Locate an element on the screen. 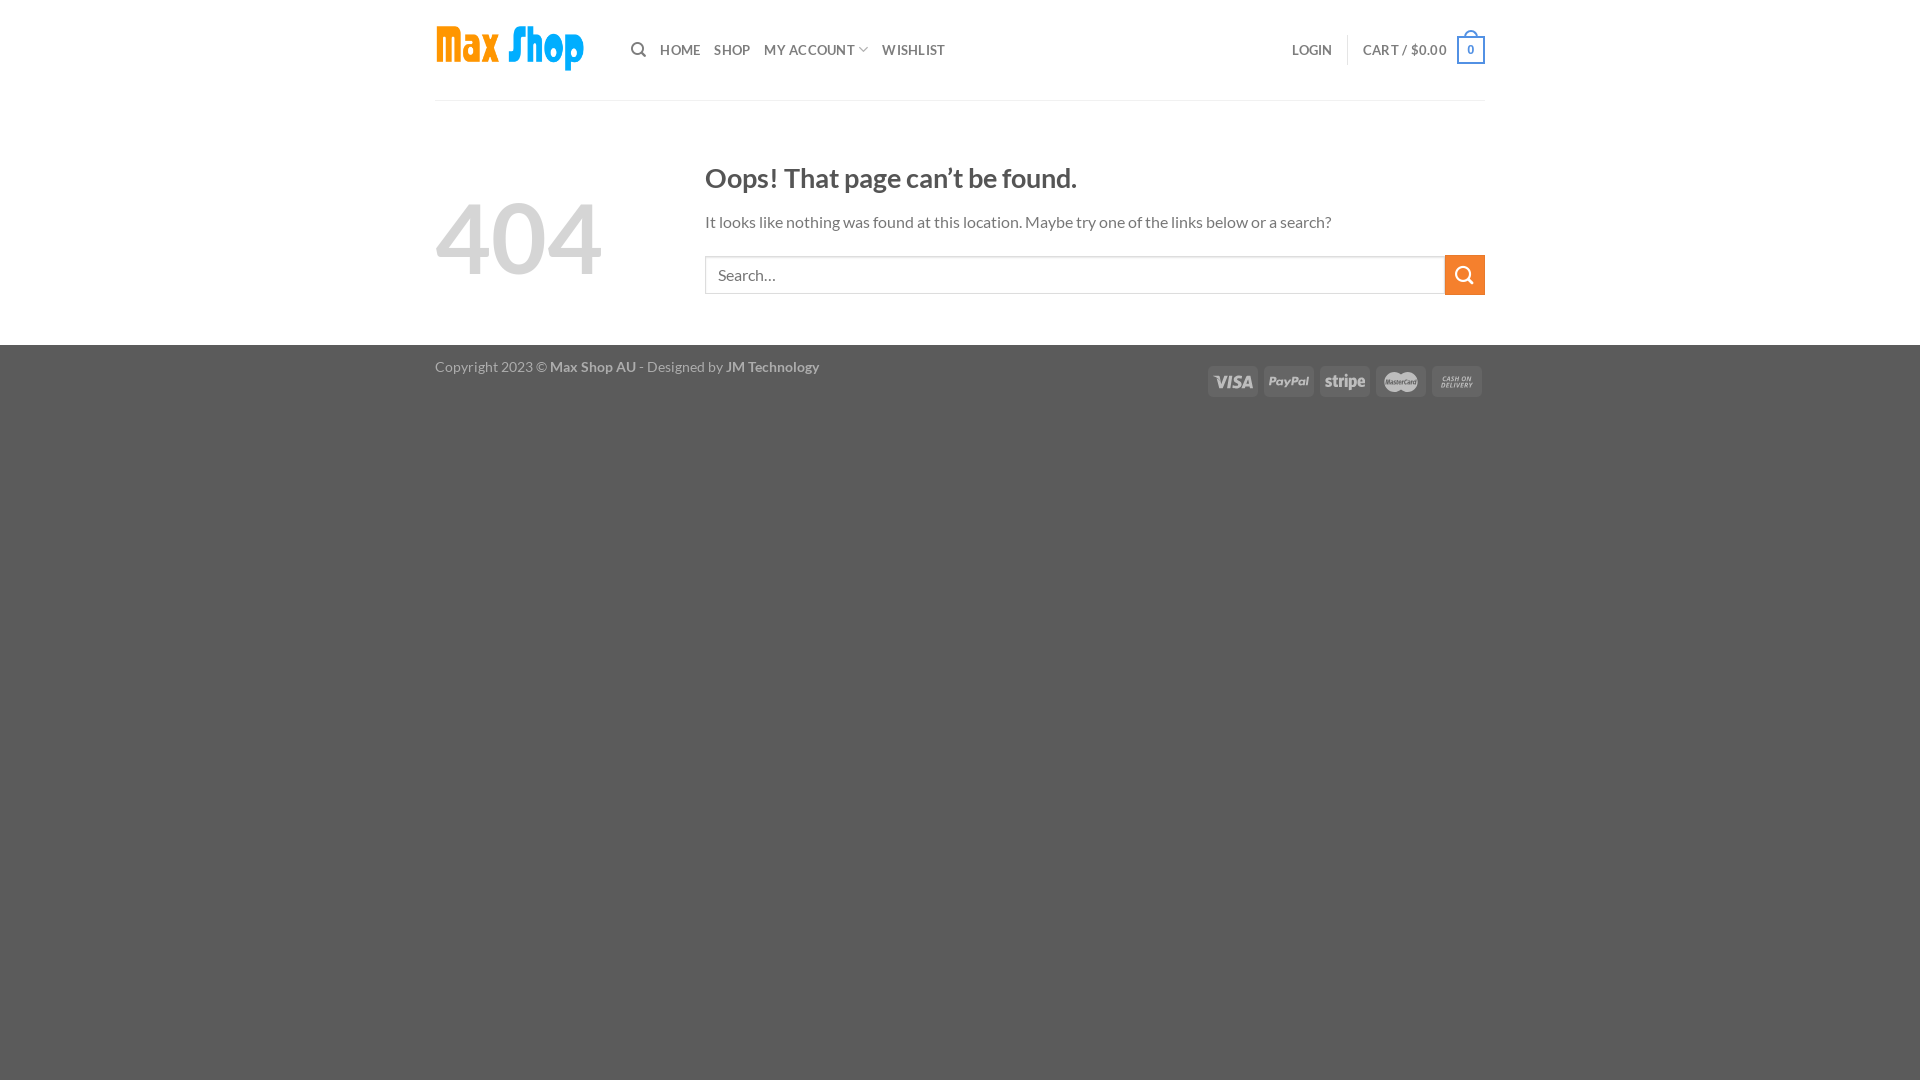  'WISHLIST' is located at coordinates (912, 49).